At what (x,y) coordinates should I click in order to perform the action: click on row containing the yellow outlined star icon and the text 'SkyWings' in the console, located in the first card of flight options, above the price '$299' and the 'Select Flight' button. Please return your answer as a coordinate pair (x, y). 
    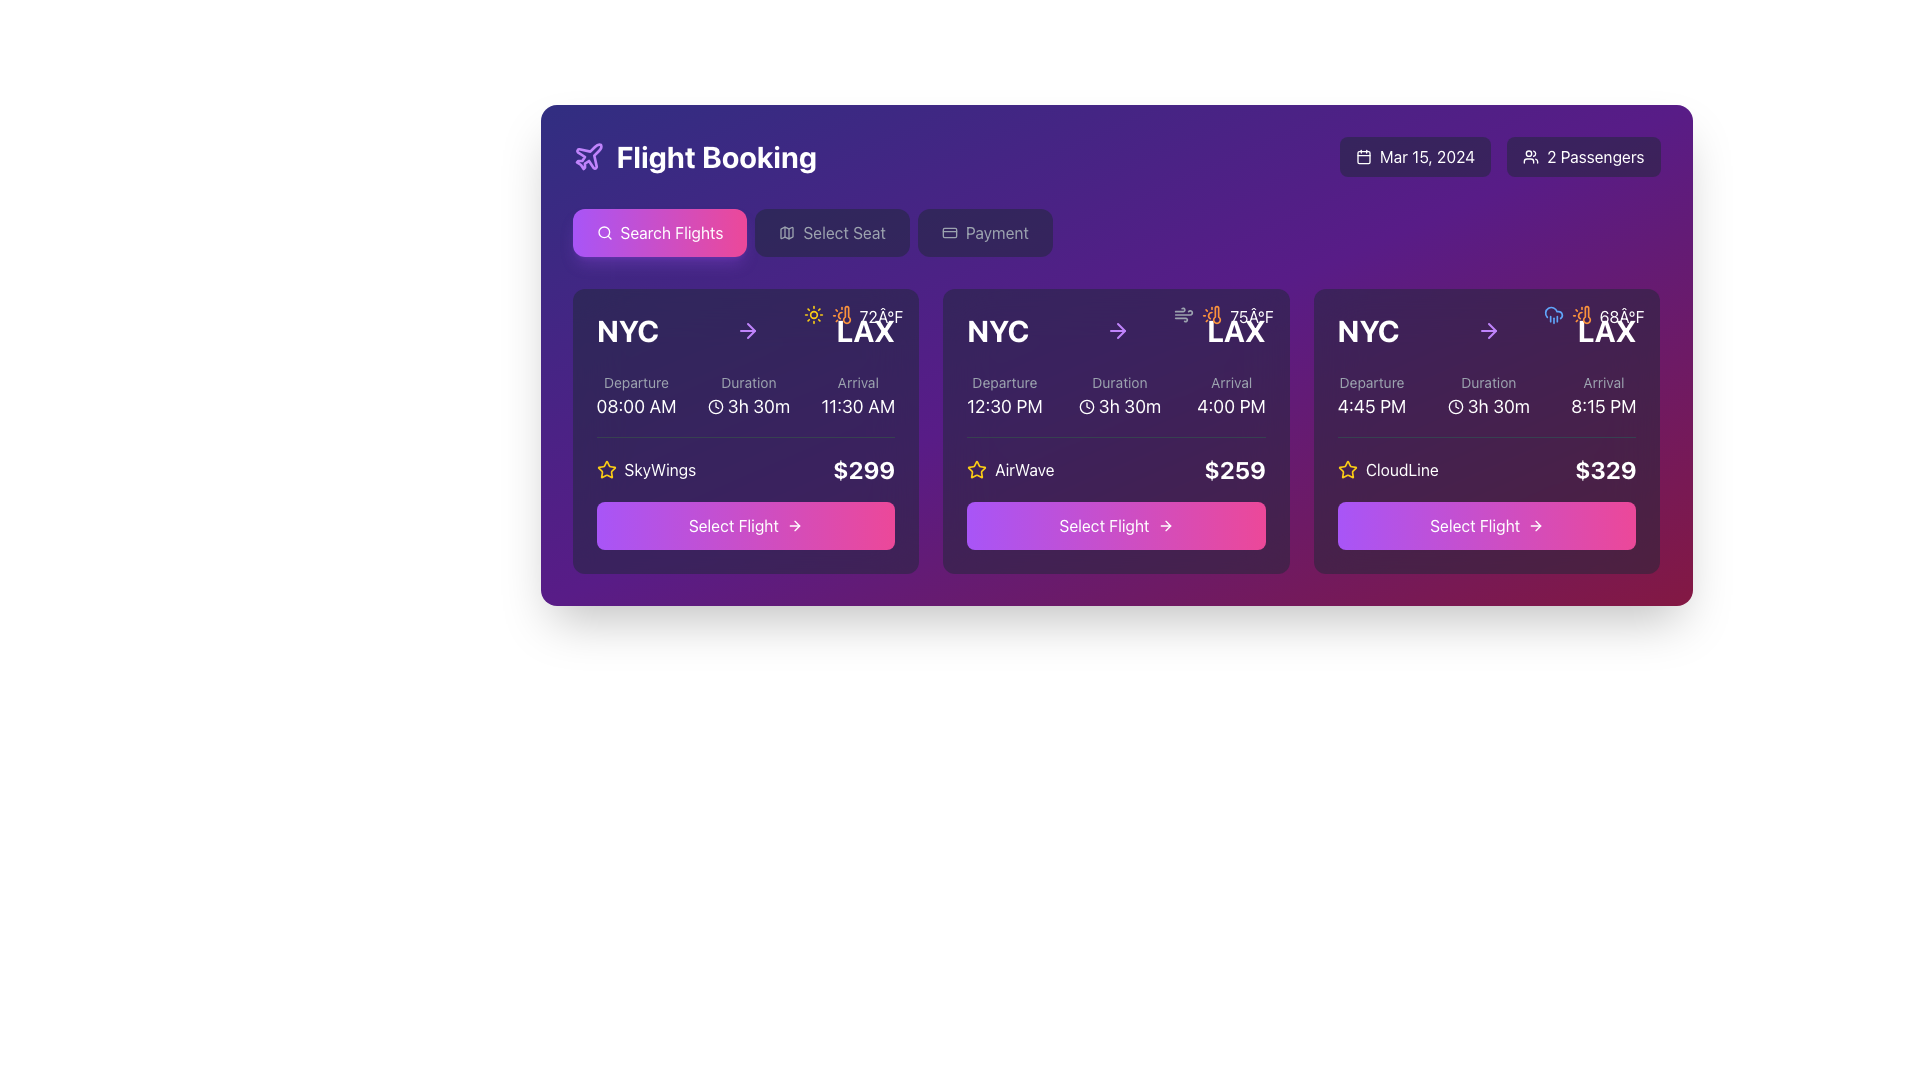
    Looking at the image, I should click on (646, 470).